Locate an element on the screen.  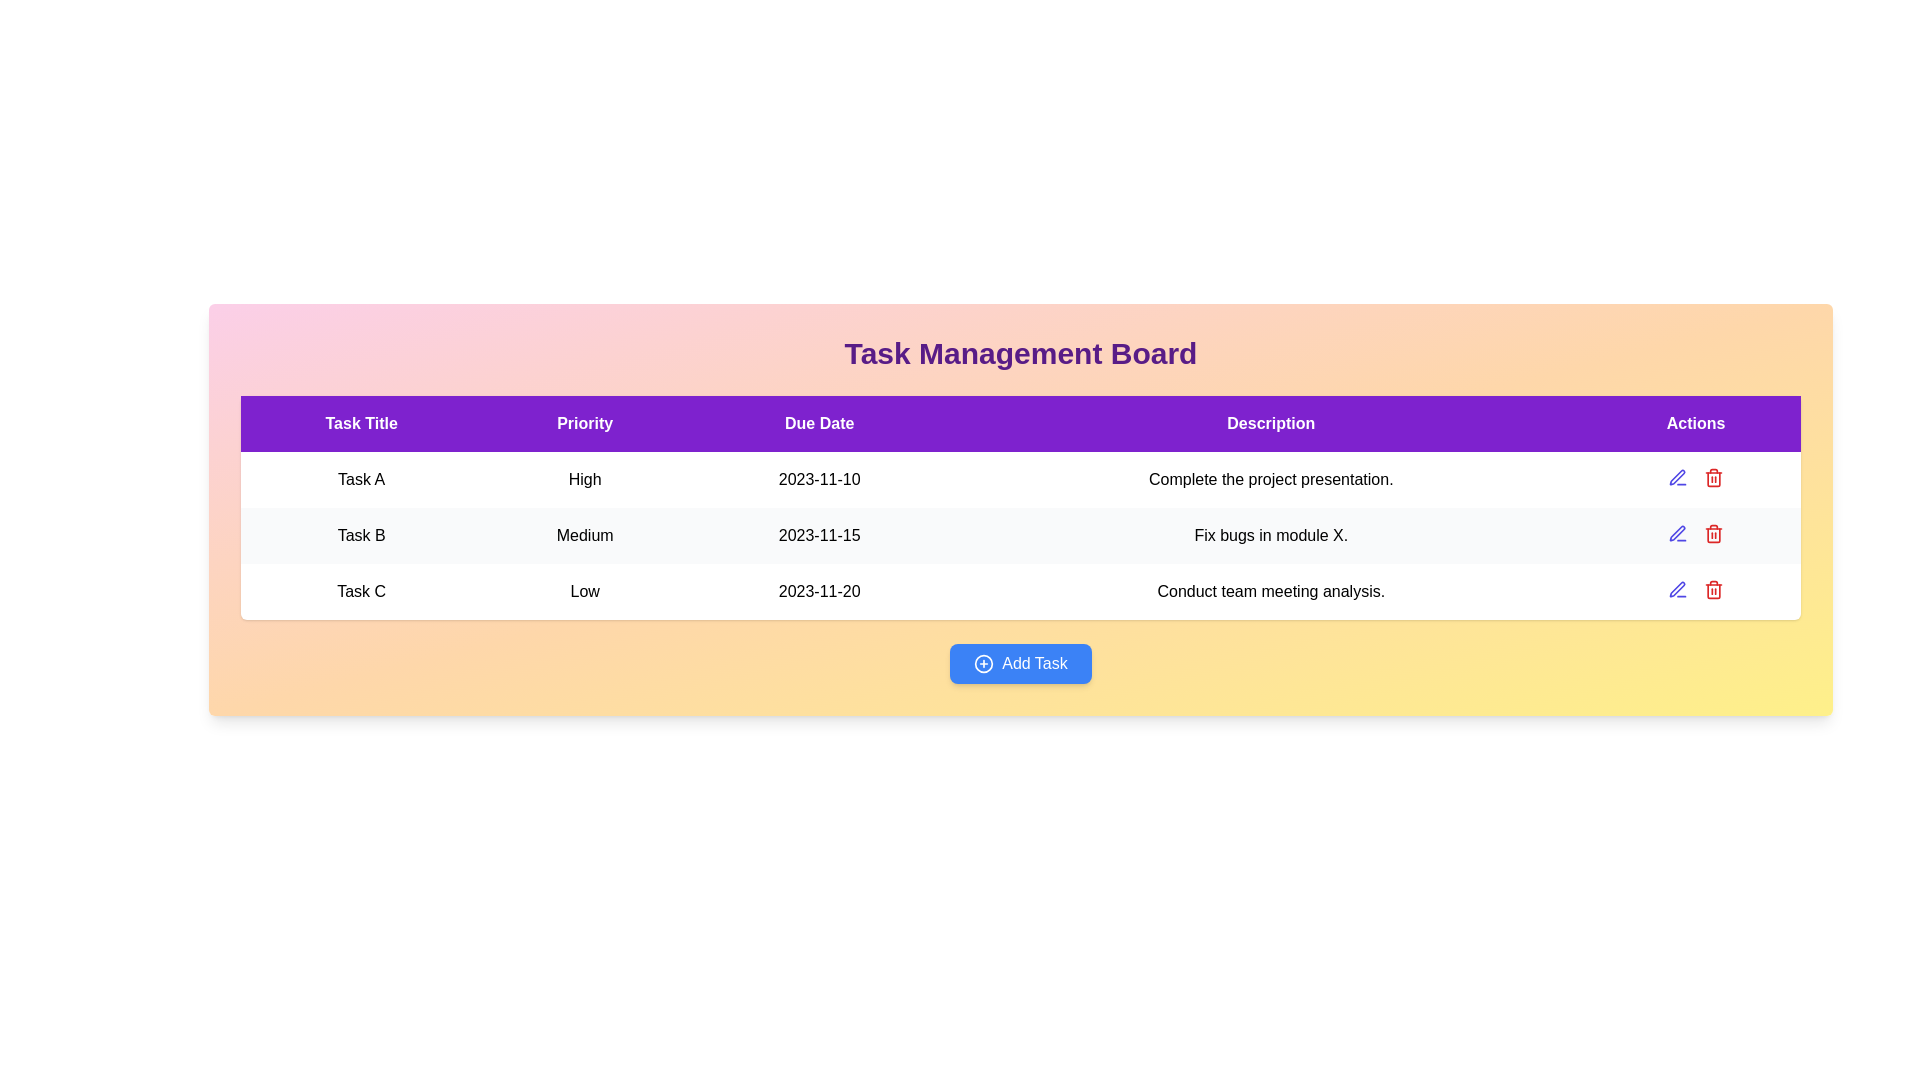
the first row of the task management table containing 'Task A' is located at coordinates (1021, 479).